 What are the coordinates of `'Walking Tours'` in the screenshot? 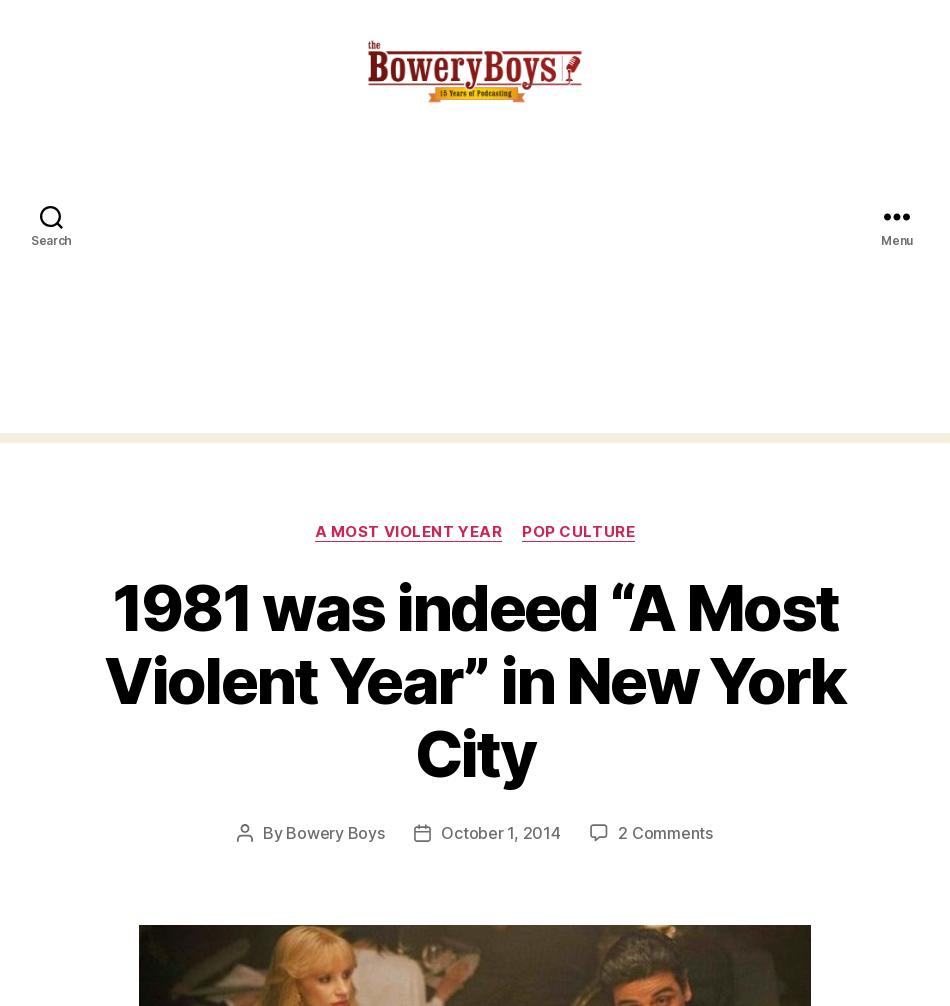 It's located at (118, 887).